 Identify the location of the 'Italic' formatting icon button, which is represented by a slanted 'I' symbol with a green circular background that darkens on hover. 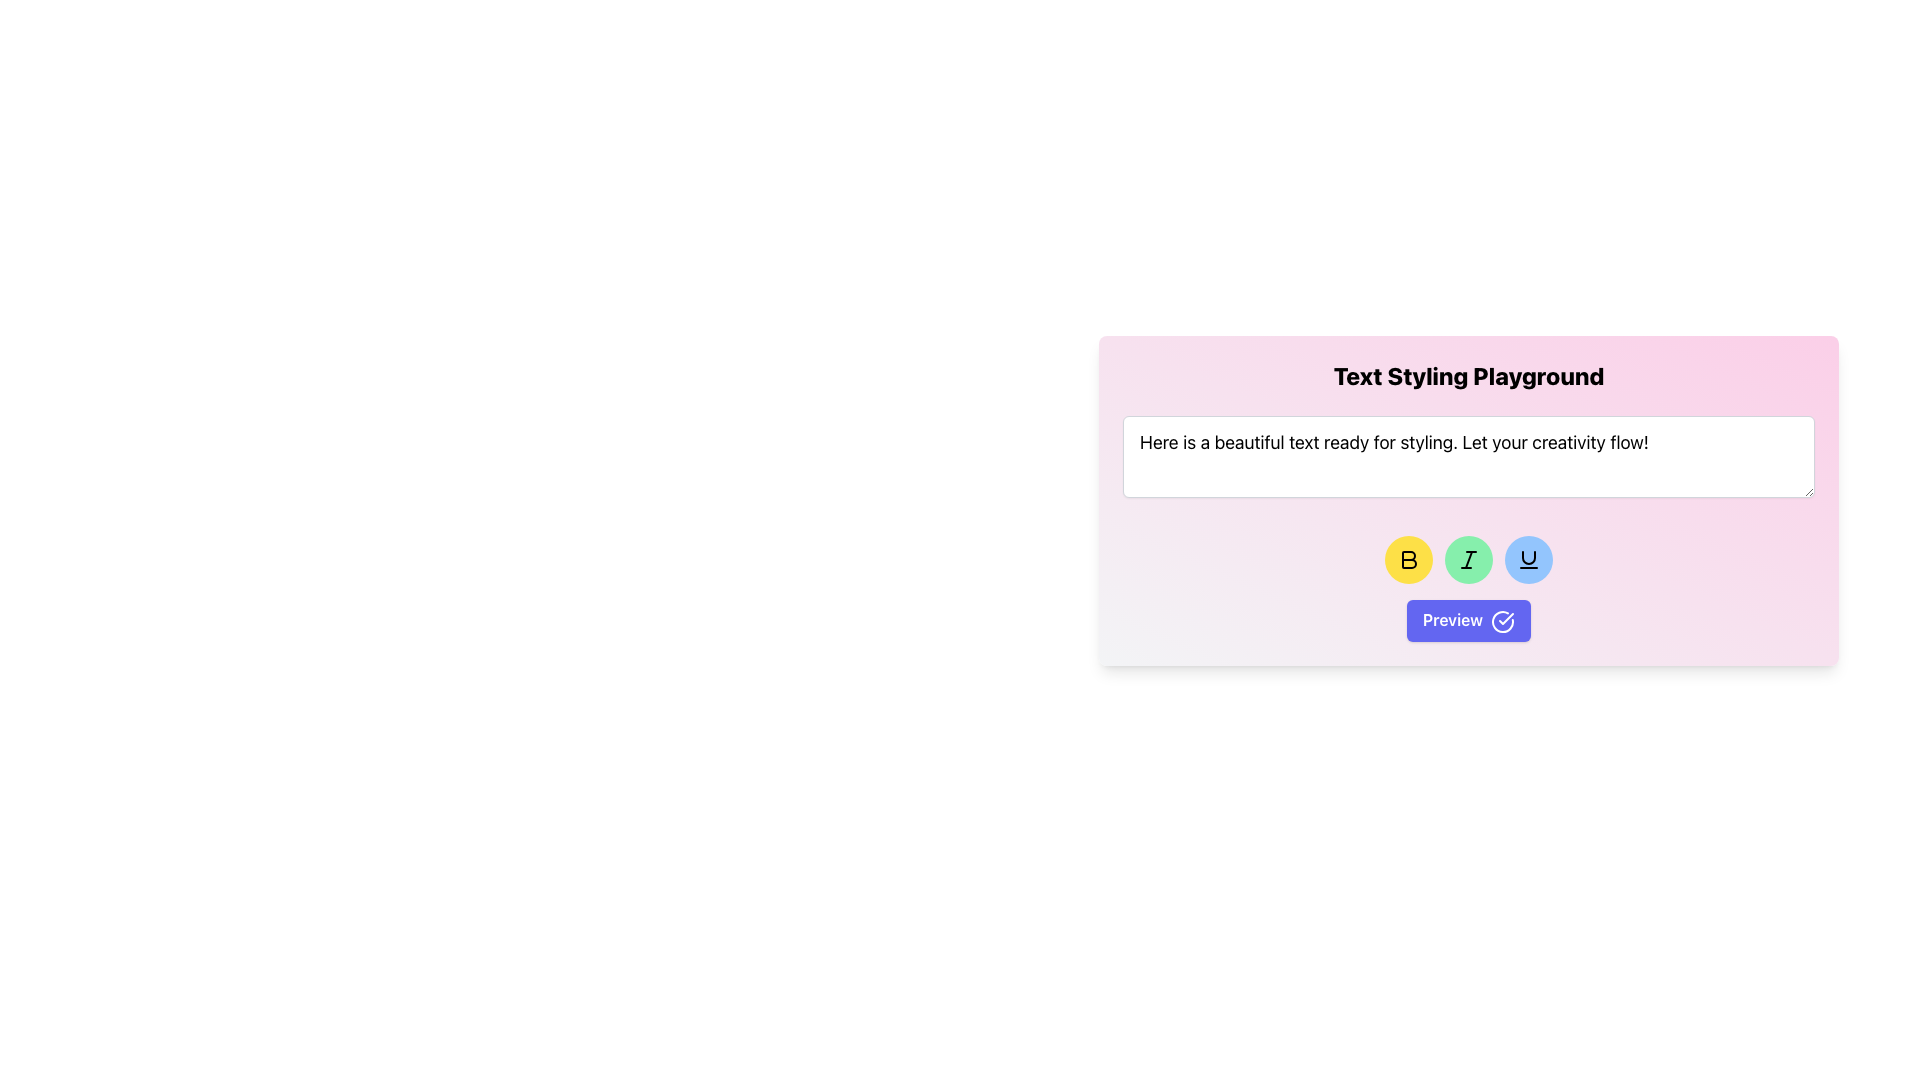
(1468, 559).